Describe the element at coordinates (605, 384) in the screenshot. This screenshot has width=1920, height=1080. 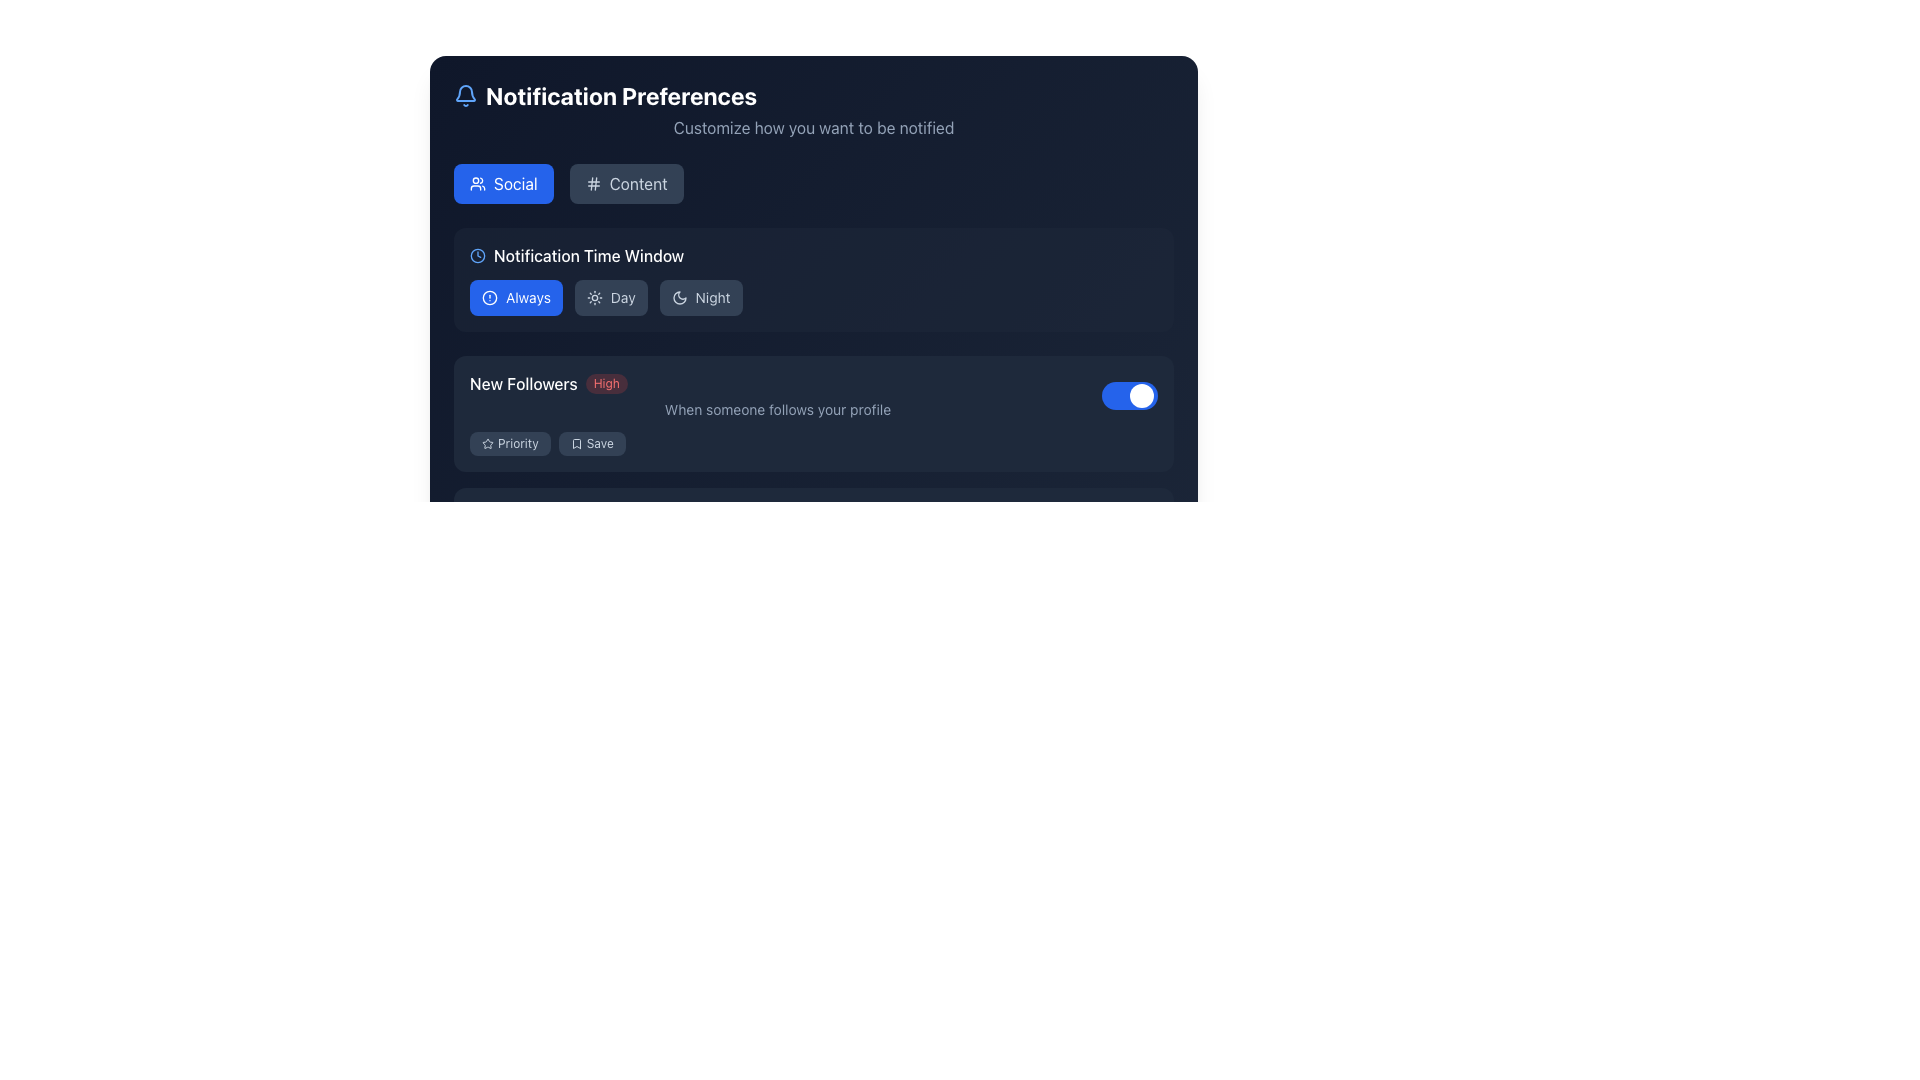
I see `the displayed priority level on the badge labeled 'High' with a red background, located to the right of the 'New Followers' text in the 'Notification Preferences' section` at that location.